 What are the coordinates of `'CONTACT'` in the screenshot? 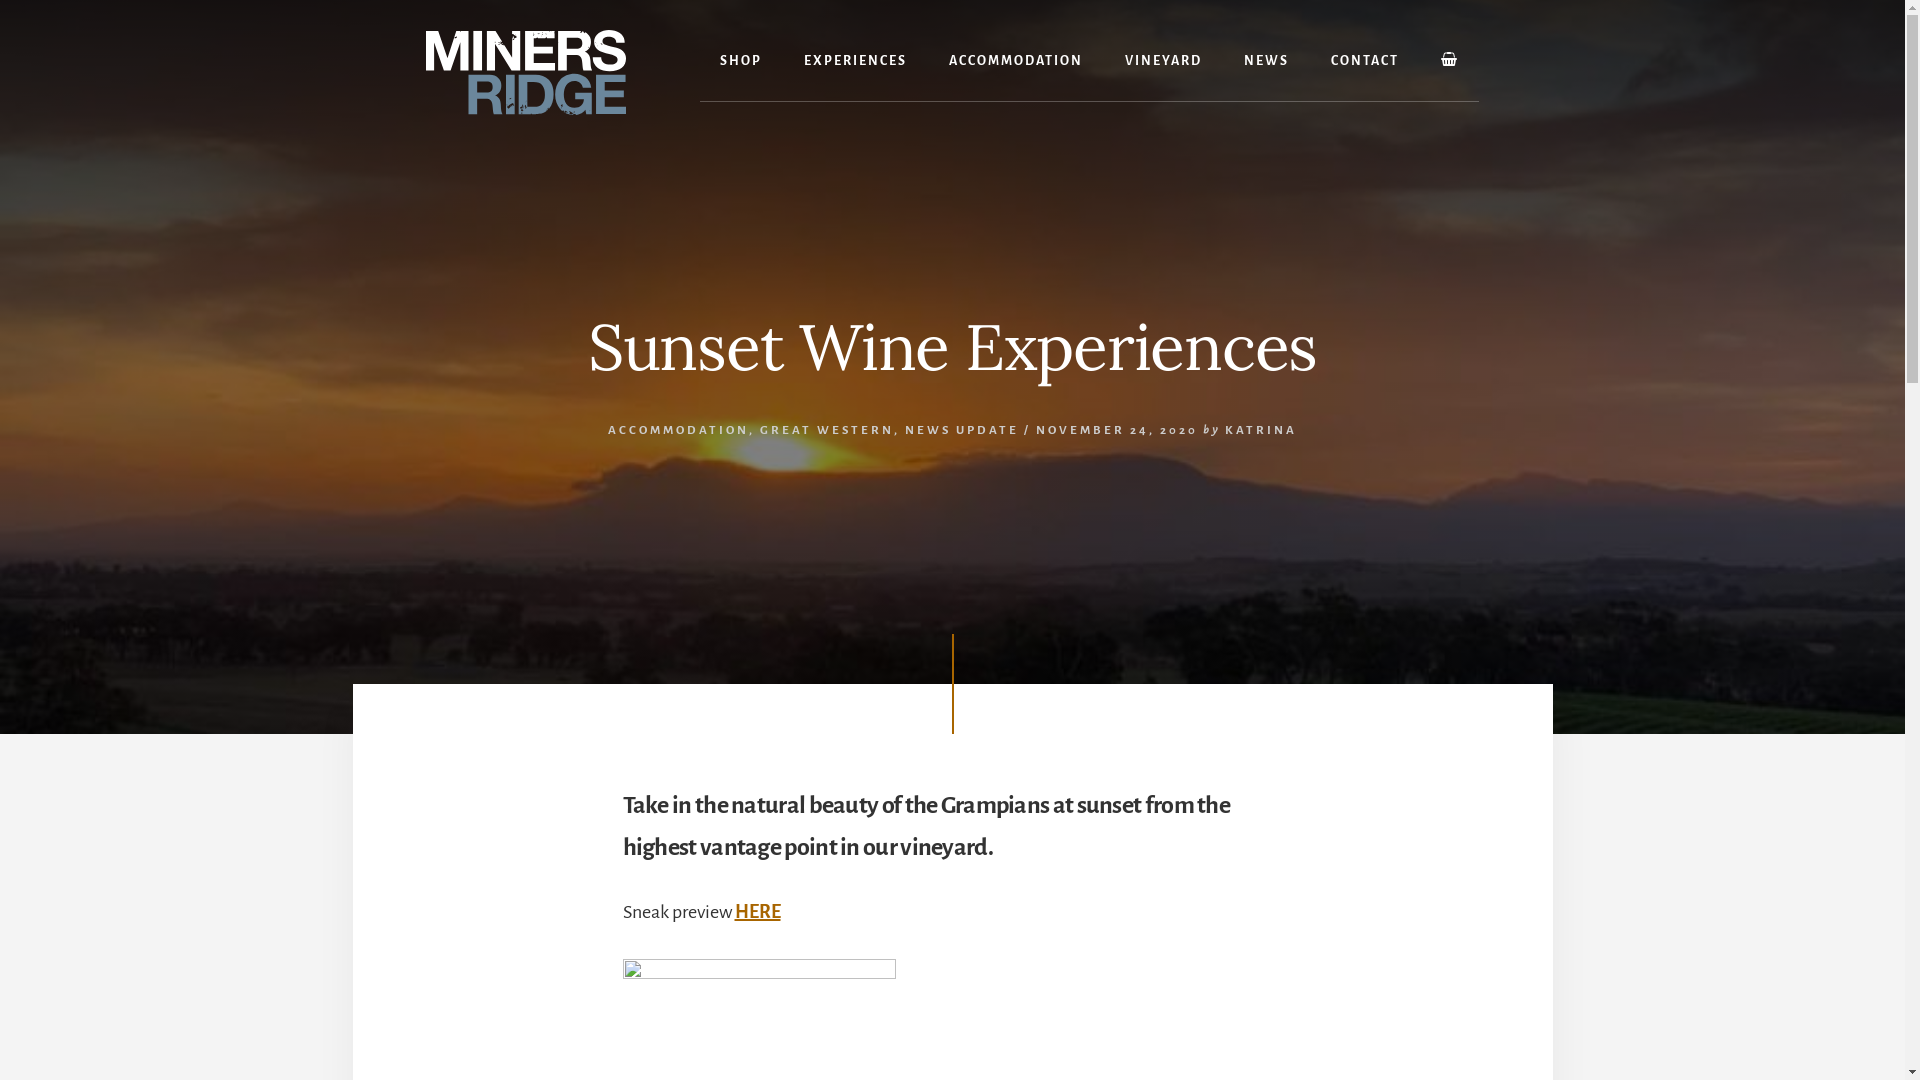 It's located at (1310, 60).